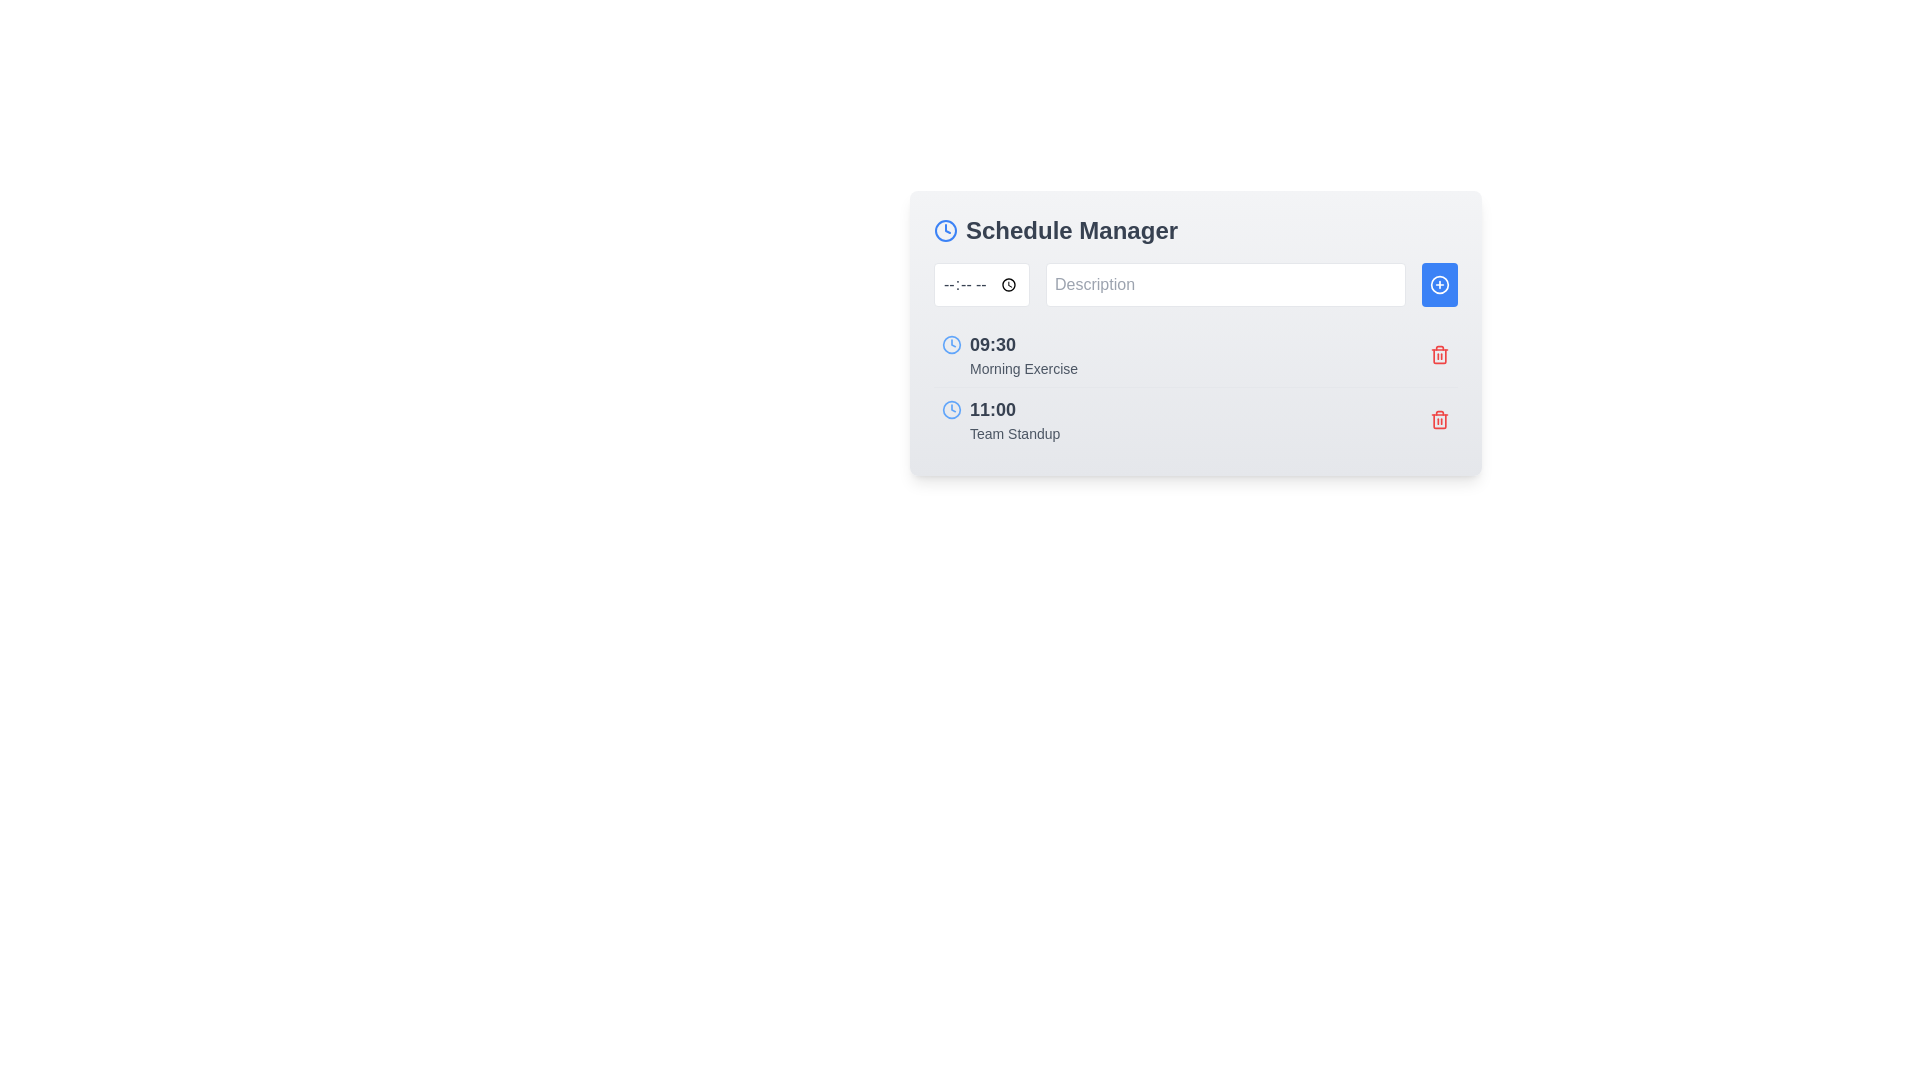 Image resolution: width=1920 pixels, height=1080 pixels. Describe the element at coordinates (944, 230) in the screenshot. I see `the SVG circle element that serves as the circular outline at the center of the clock icon, located to the left of the 'Schedule Manager' title` at that location.